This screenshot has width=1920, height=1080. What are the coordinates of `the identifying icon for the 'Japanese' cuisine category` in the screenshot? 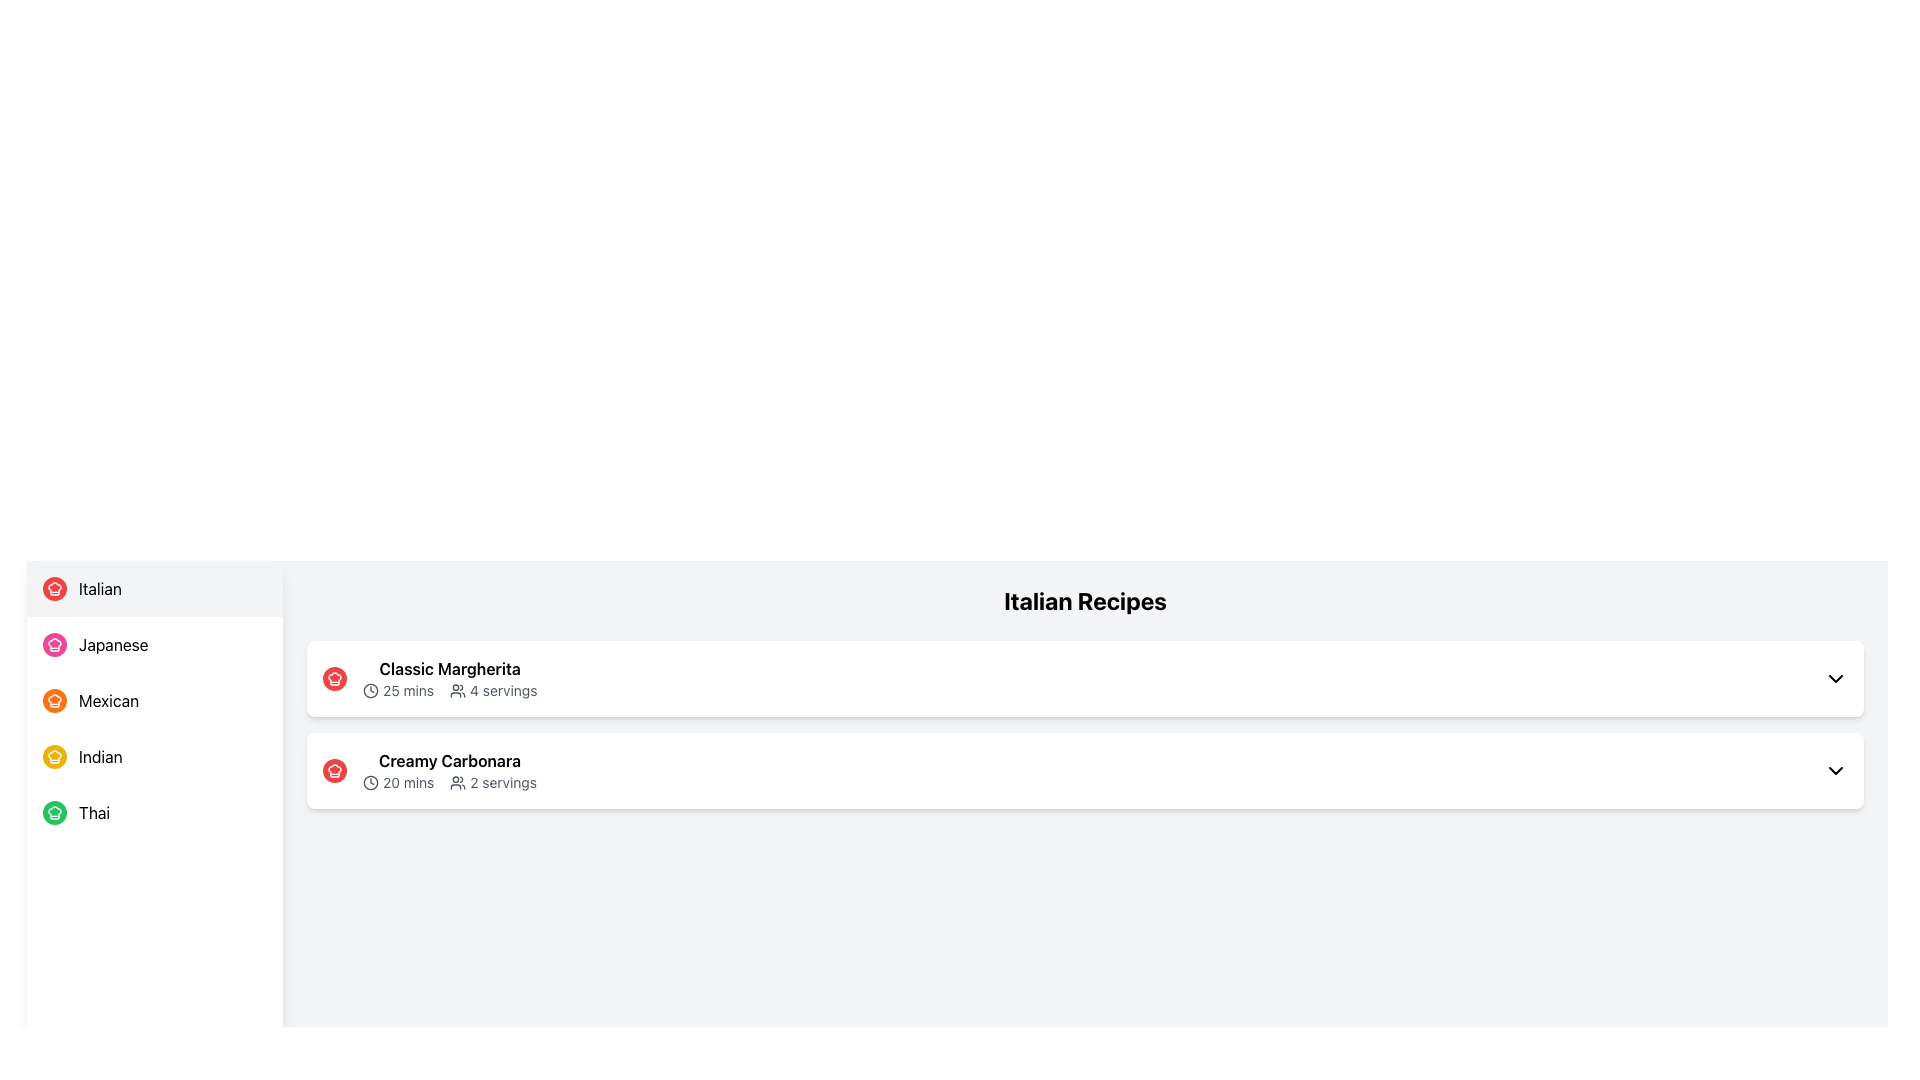 It's located at (54, 644).